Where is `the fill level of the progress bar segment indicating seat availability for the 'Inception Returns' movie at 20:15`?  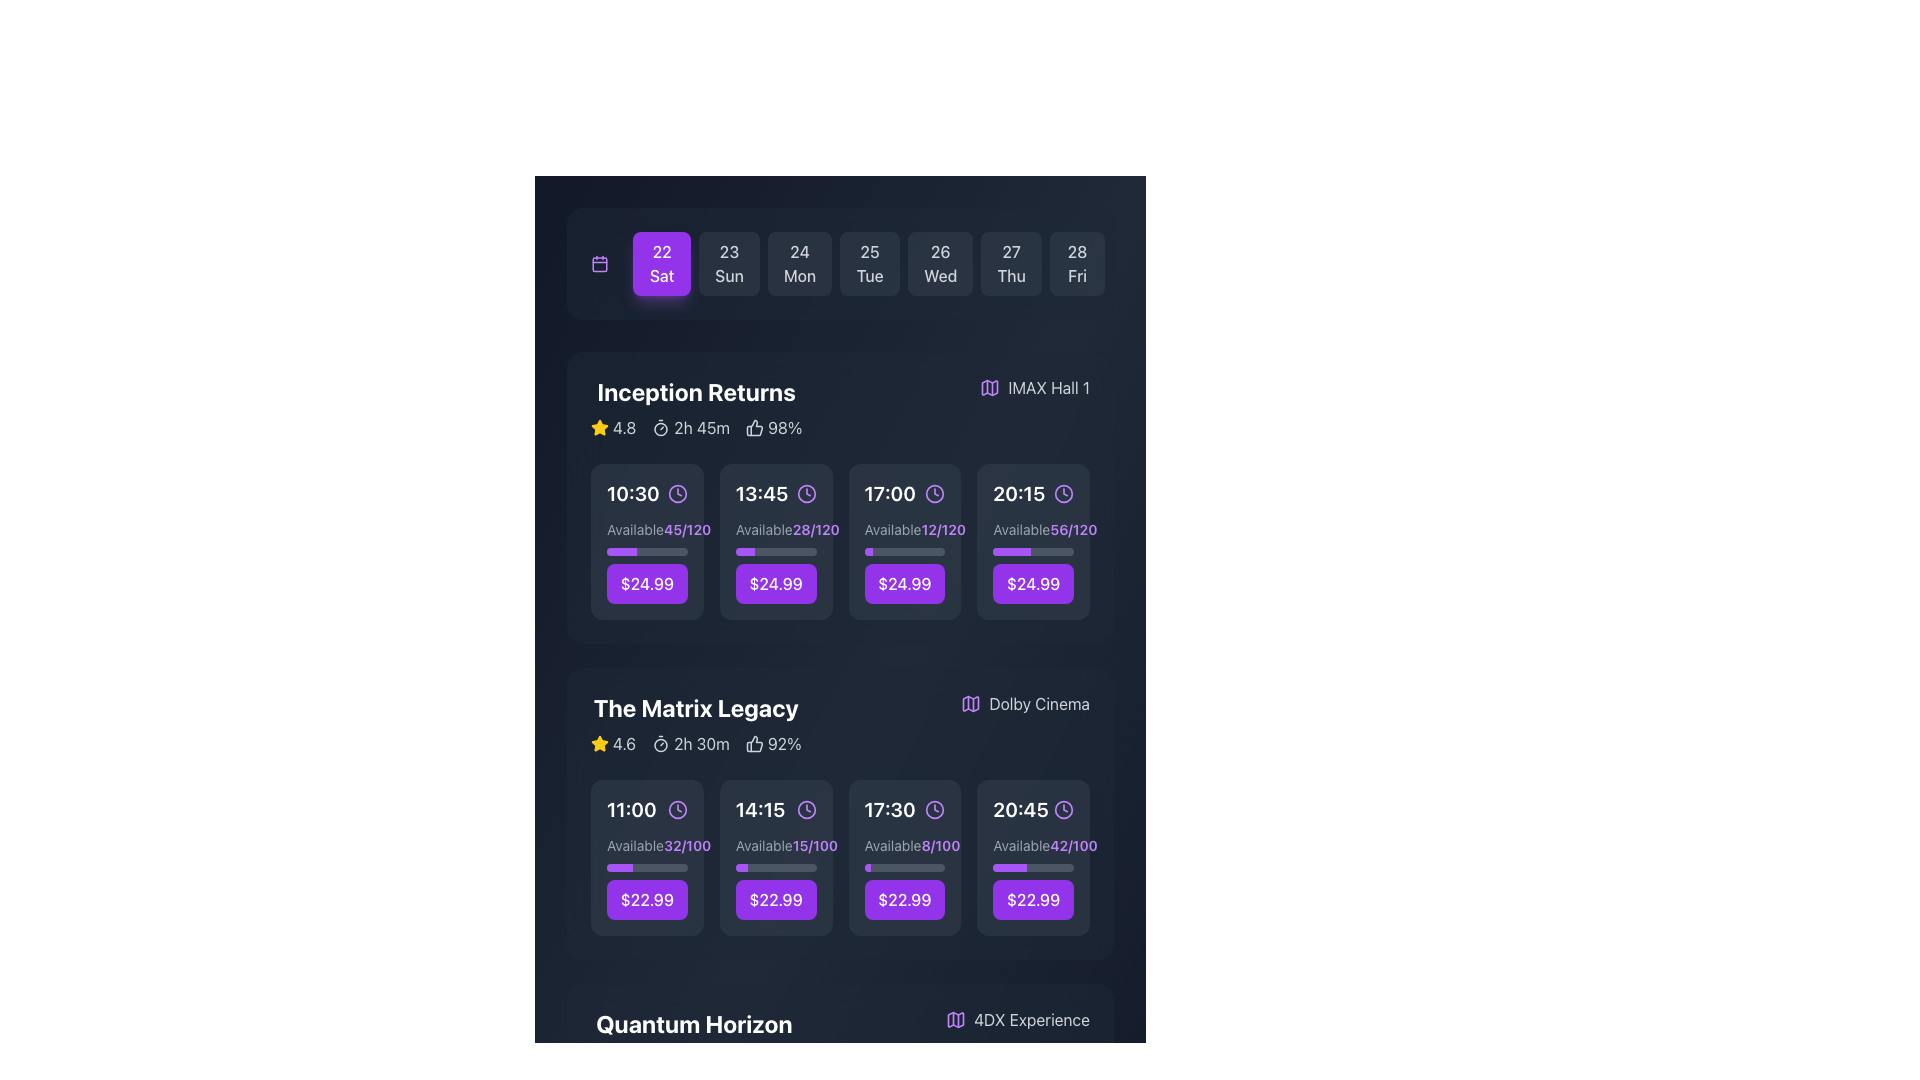
the fill level of the progress bar segment indicating seat availability for the 'Inception Returns' movie at 20:15 is located at coordinates (1012, 551).